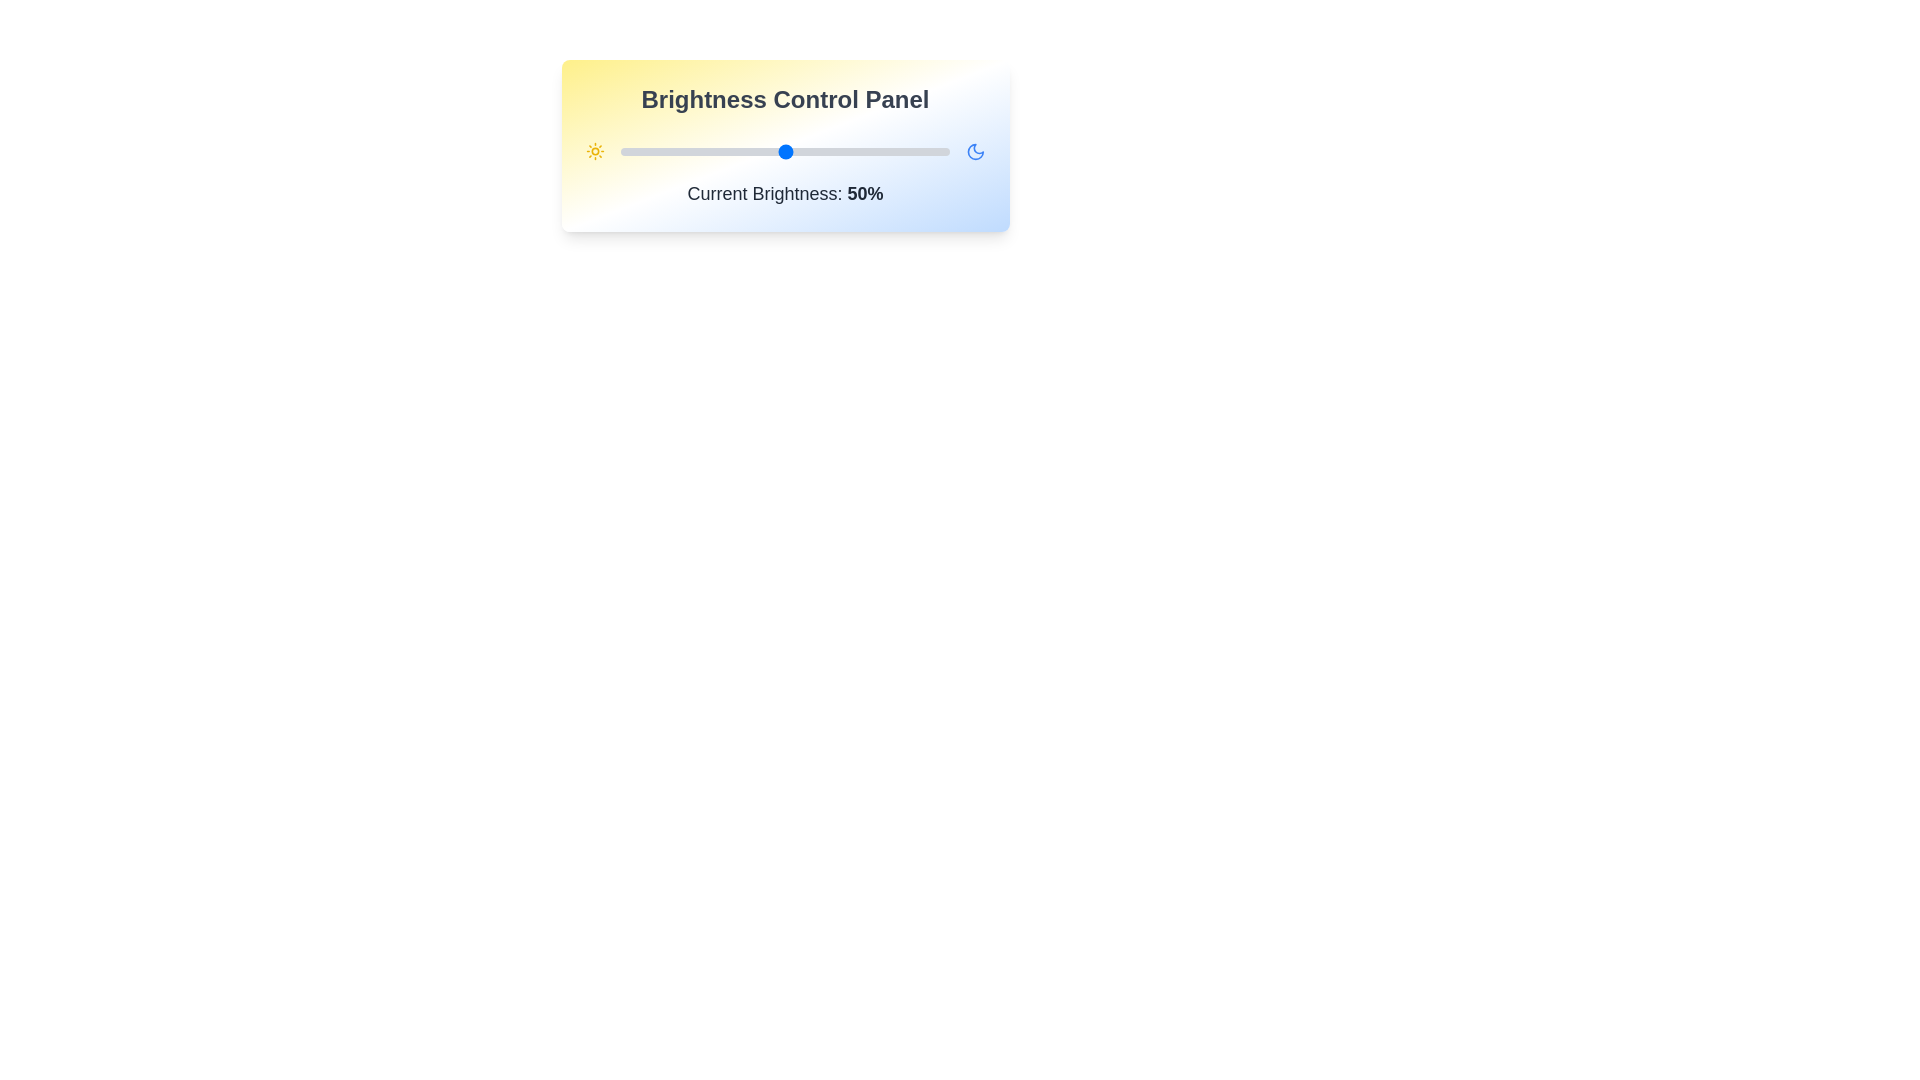 This screenshot has height=1080, width=1920. Describe the element at coordinates (975, 150) in the screenshot. I see `the crescent moon icon located in the top-right section of the interface, which serves as a thematic indicator for brightness settings` at that location.